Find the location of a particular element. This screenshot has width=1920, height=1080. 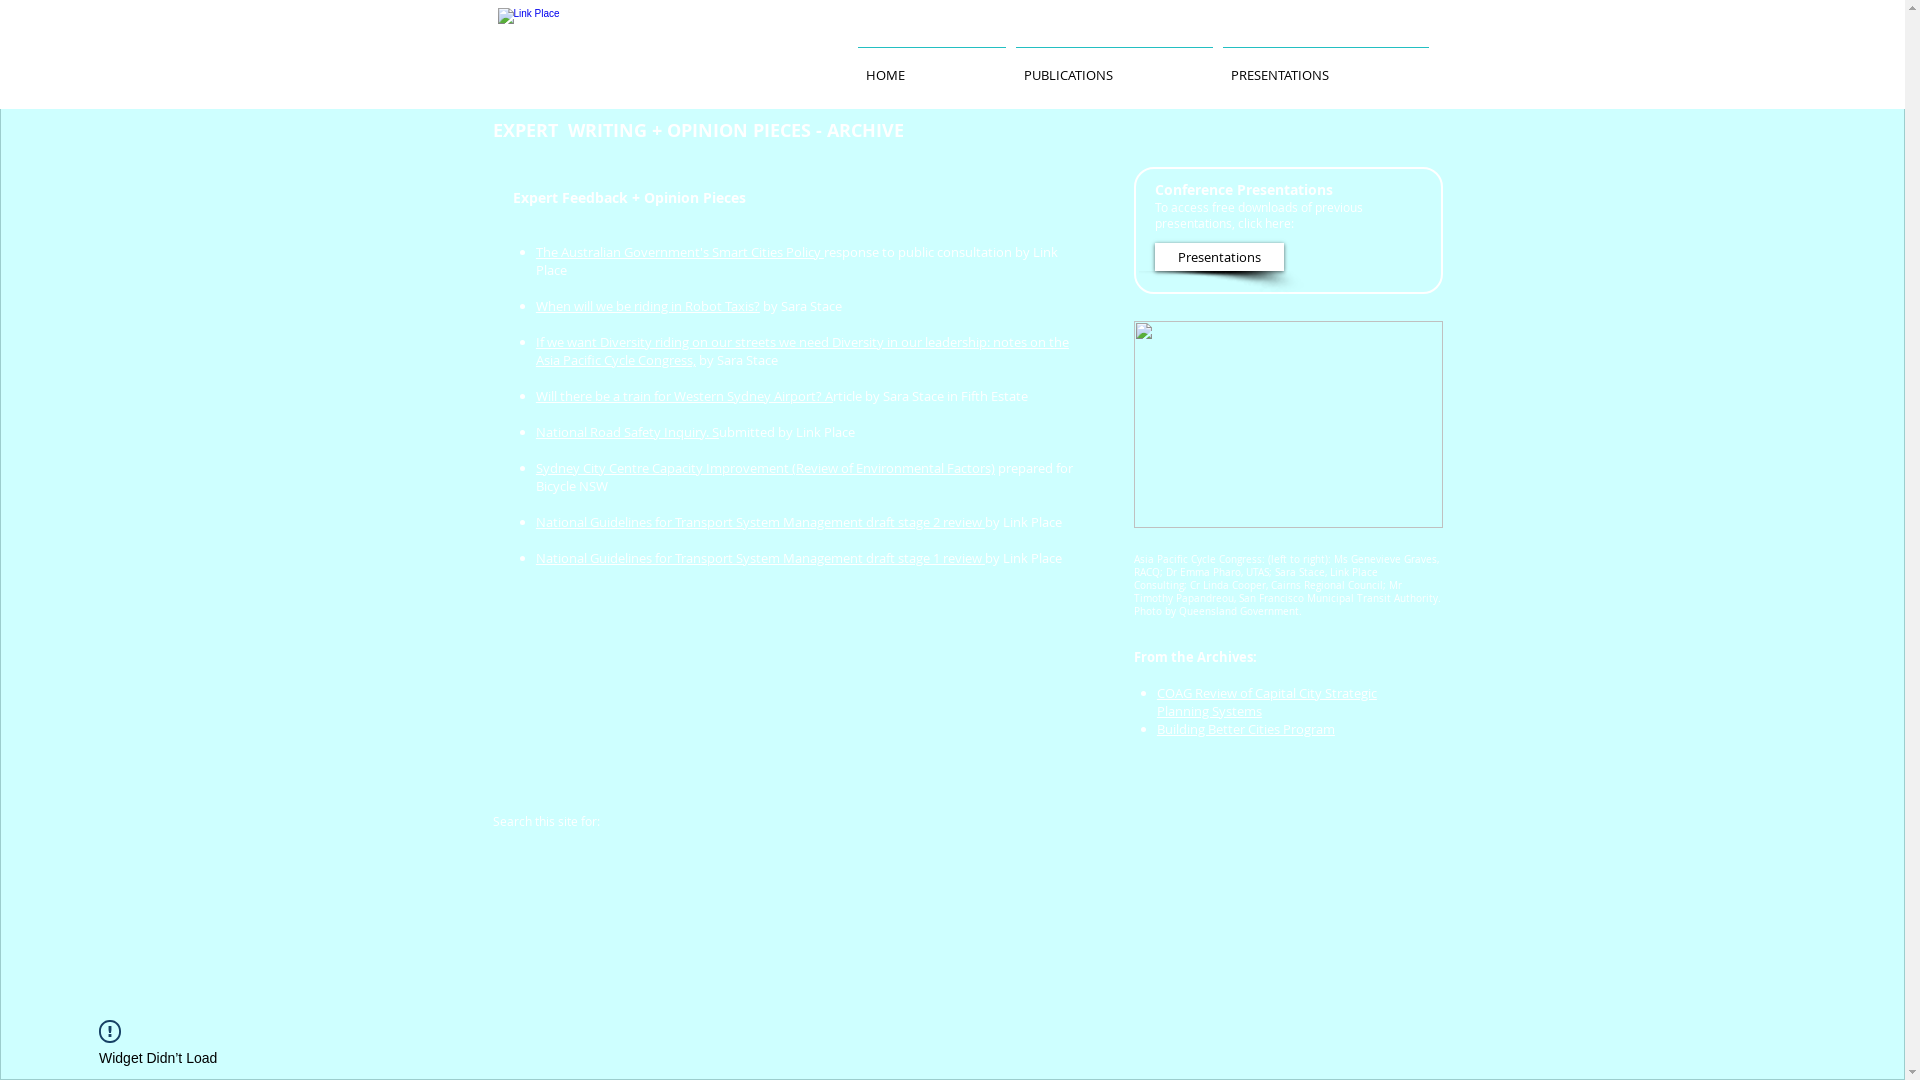

'Building Better Cities Program' is located at coordinates (1156, 729).